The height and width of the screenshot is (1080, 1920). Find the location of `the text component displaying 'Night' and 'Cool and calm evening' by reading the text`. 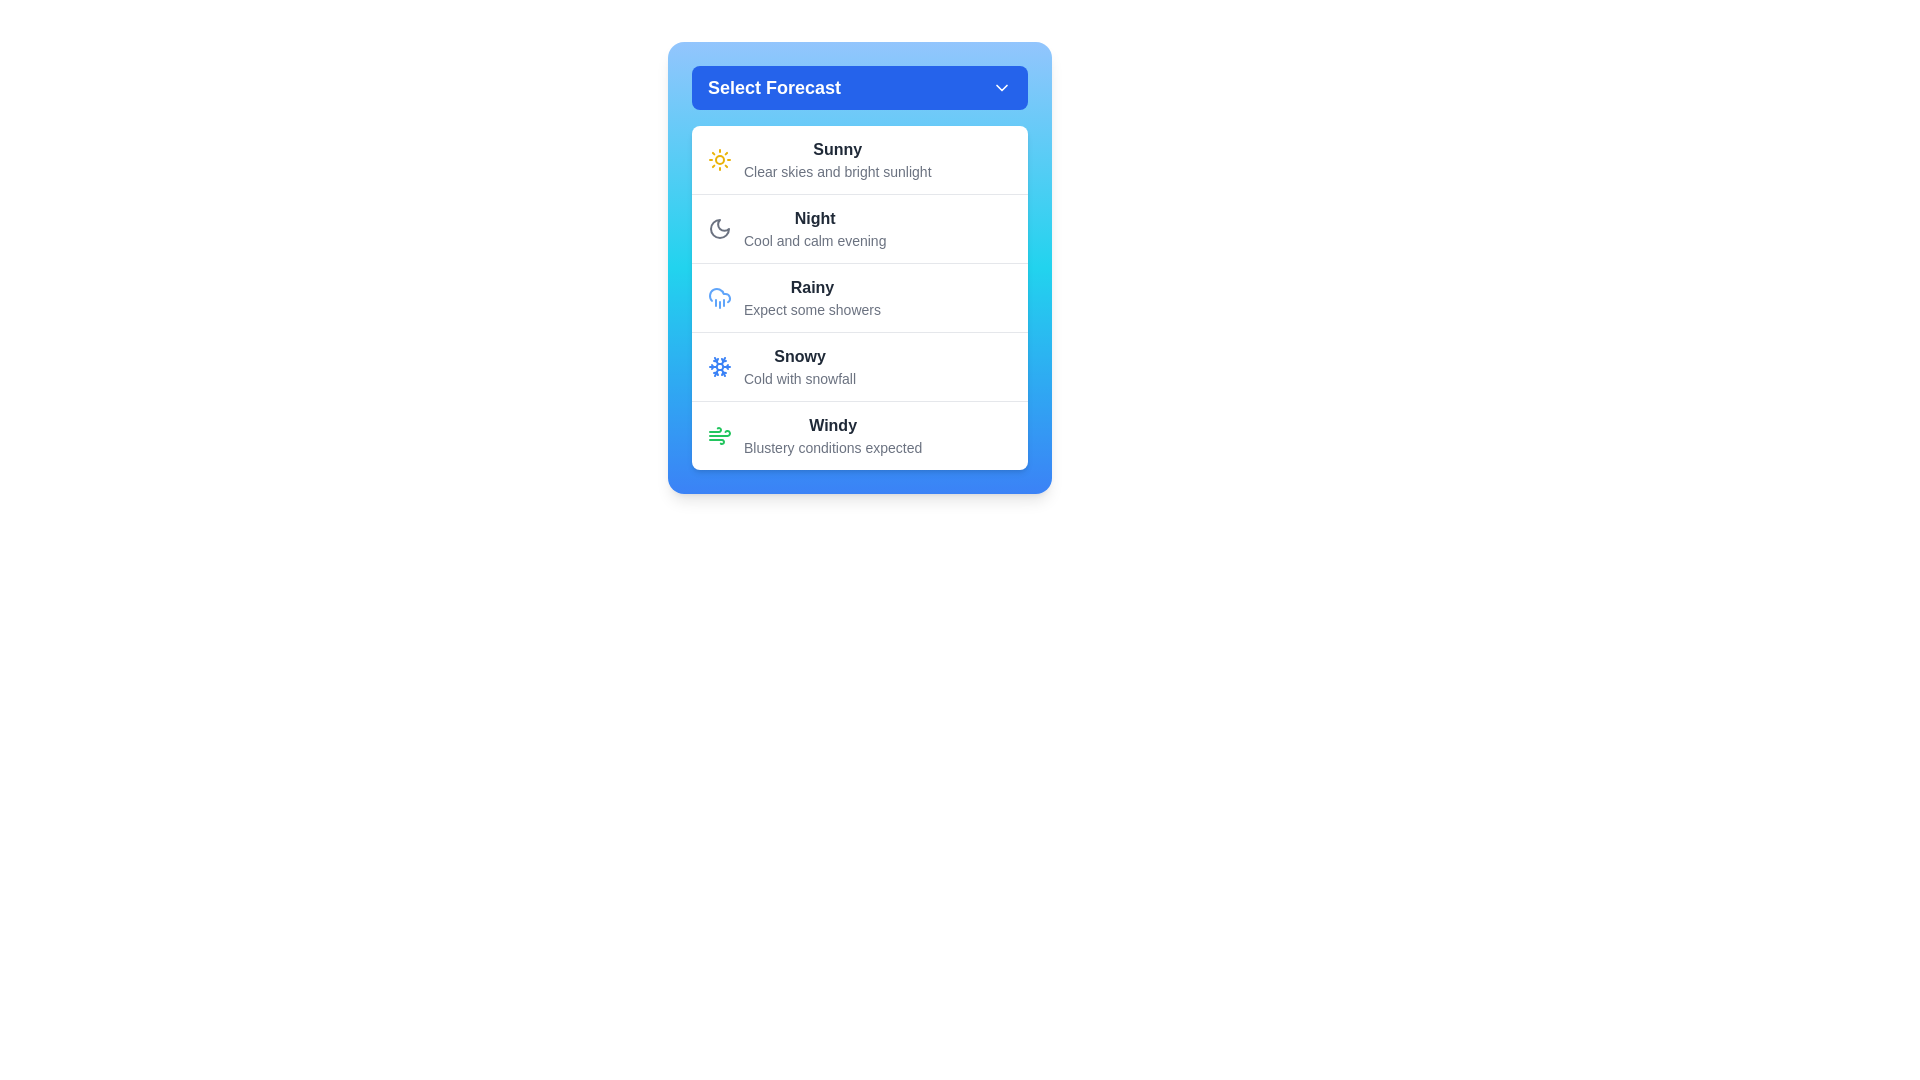

the text component displaying 'Night' and 'Cool and calm evening' by reading the text is located at coordinates (815, 227).